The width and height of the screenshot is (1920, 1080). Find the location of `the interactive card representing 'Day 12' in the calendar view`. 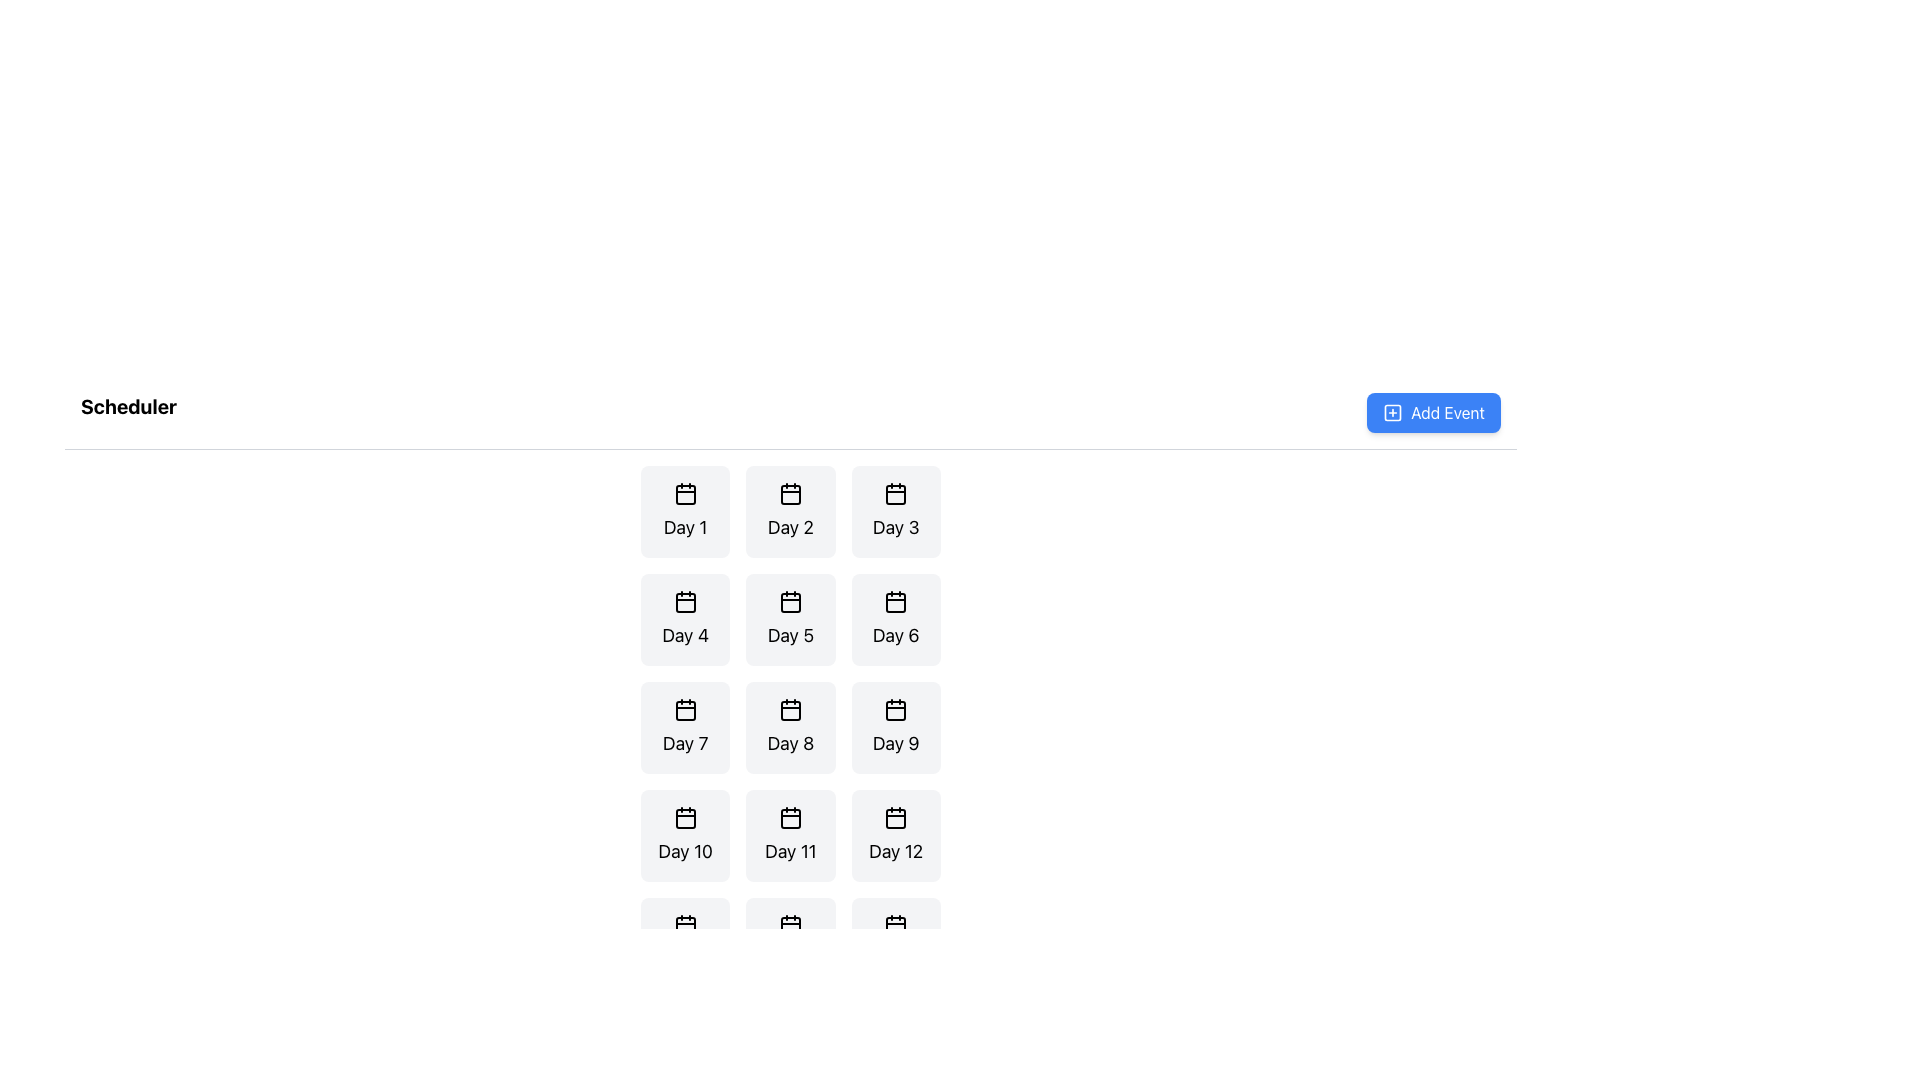

the interactive card representing 'Day 12' in the calendar view is located at coordinates (895, 836).